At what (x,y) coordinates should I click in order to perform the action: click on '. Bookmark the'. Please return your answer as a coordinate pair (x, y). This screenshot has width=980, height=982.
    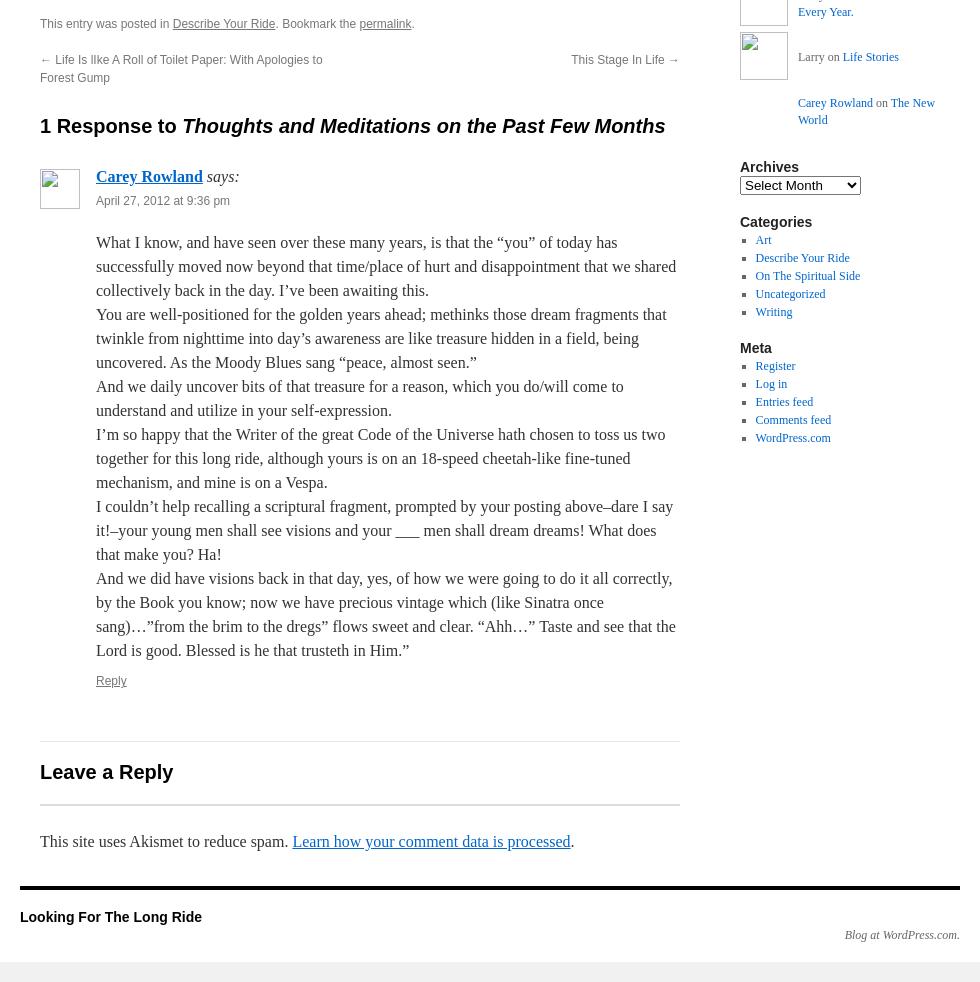
    Looking at the image, I should click on (317, 22).